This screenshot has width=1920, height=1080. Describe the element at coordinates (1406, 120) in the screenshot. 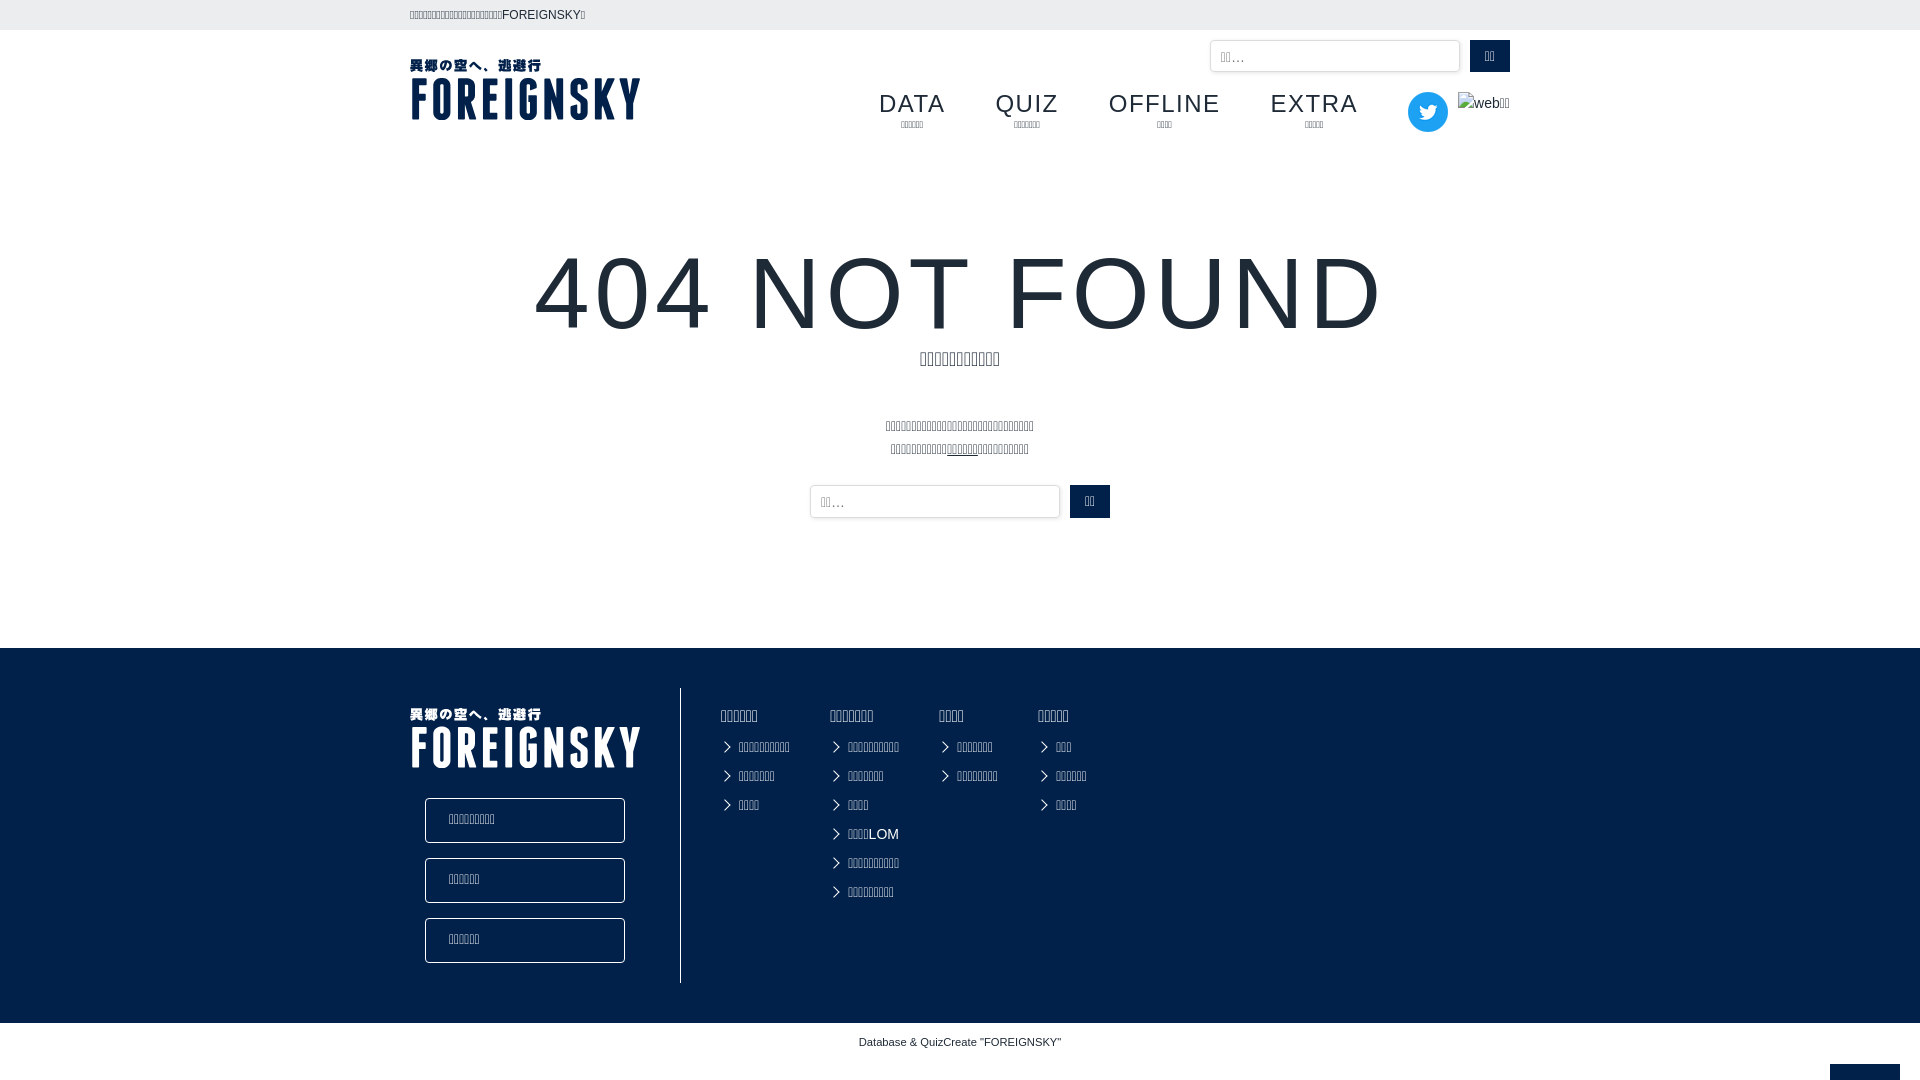

I see `'Twitter'` at that location.